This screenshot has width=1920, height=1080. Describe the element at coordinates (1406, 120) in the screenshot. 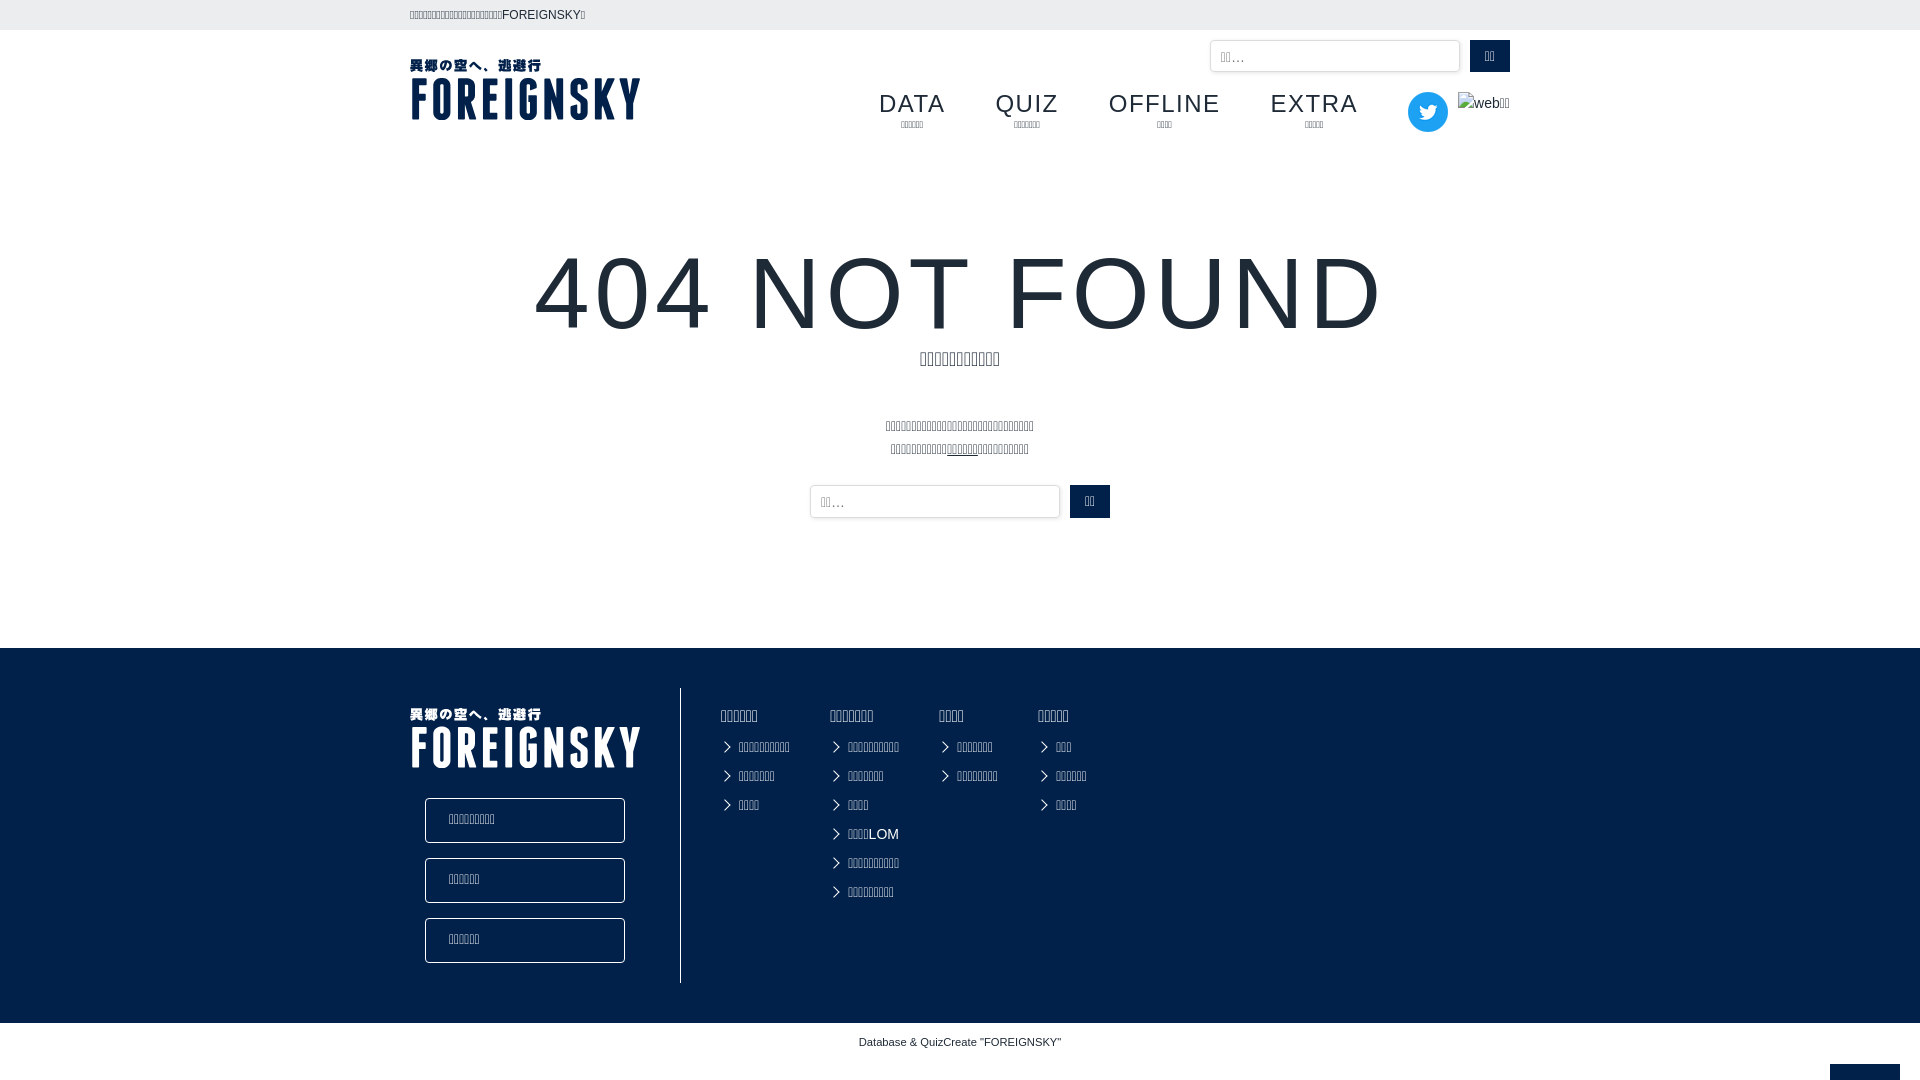

I see `'Twitter'` at that location.